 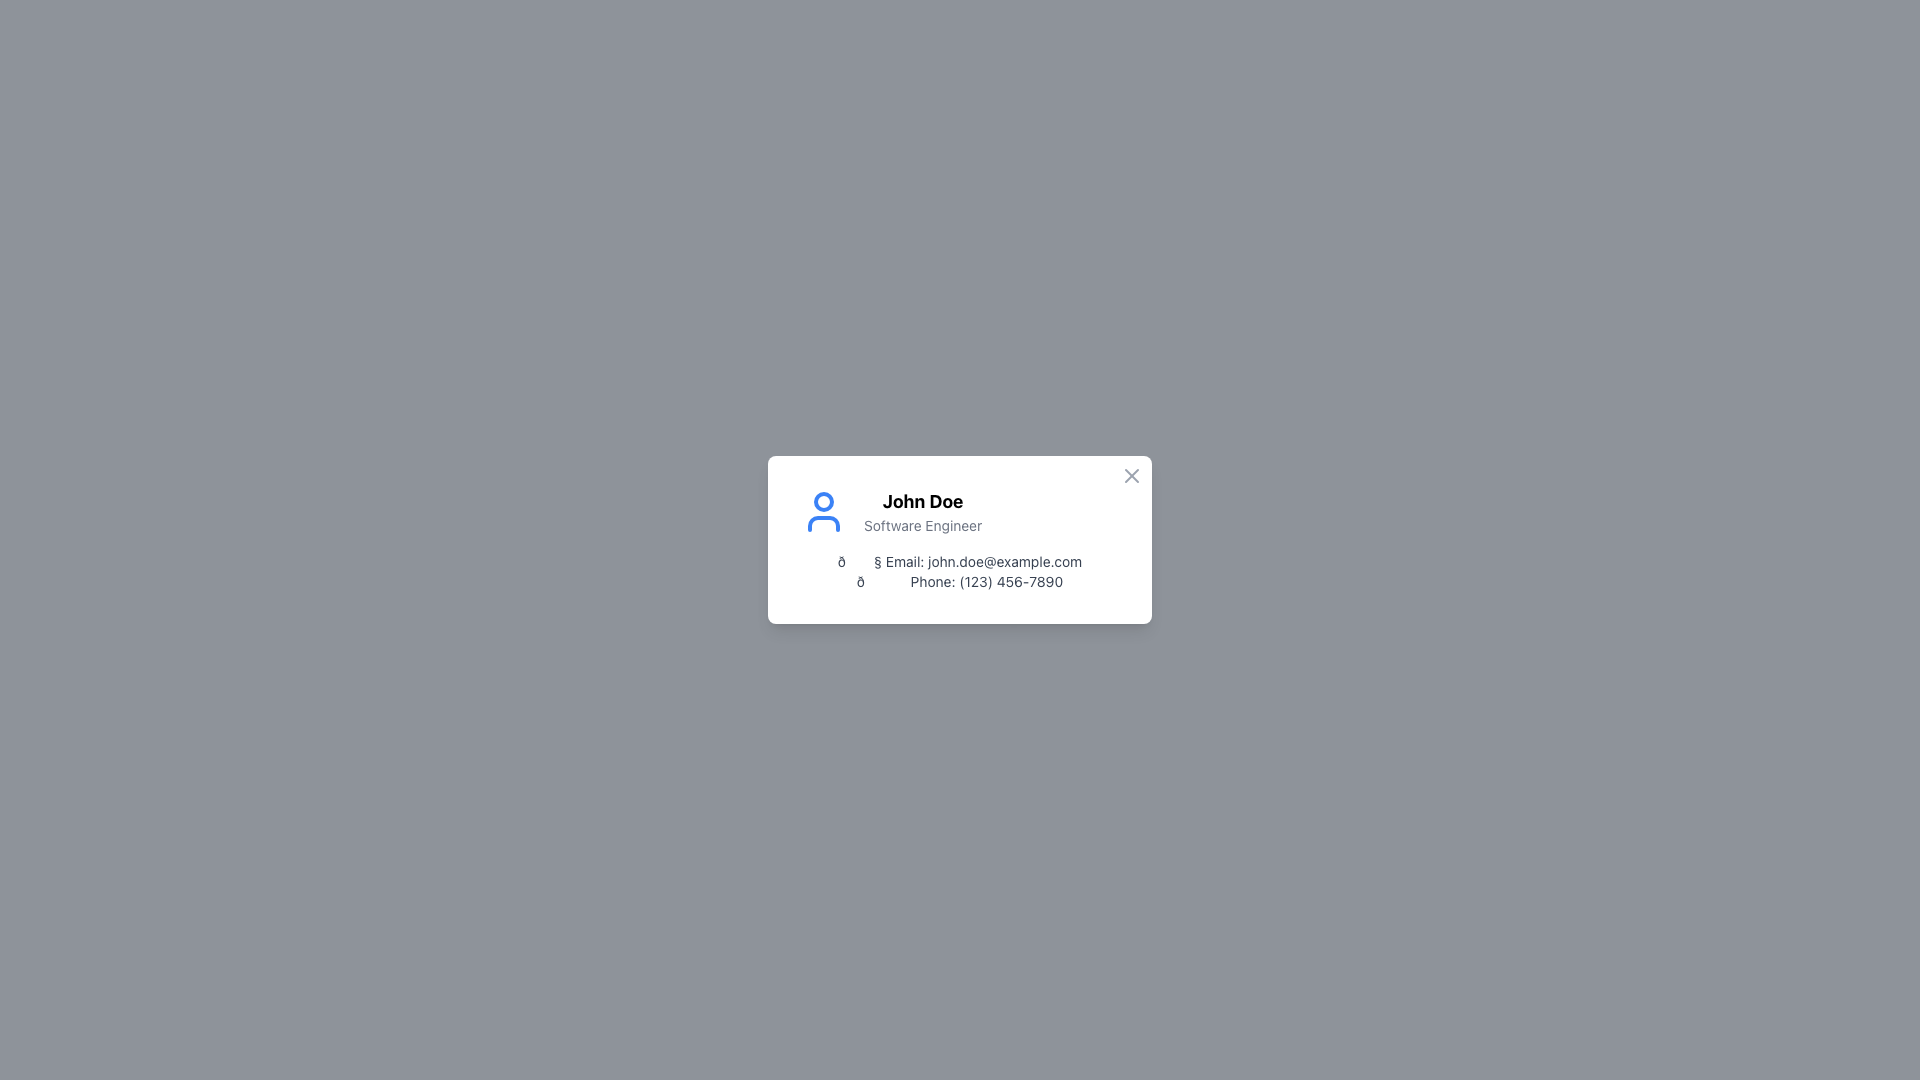 I want to click on the Close Icon (X shaped graphic) located in the top-right corner of the user information card to provide visual feedback, so click(x=1132, y=475).